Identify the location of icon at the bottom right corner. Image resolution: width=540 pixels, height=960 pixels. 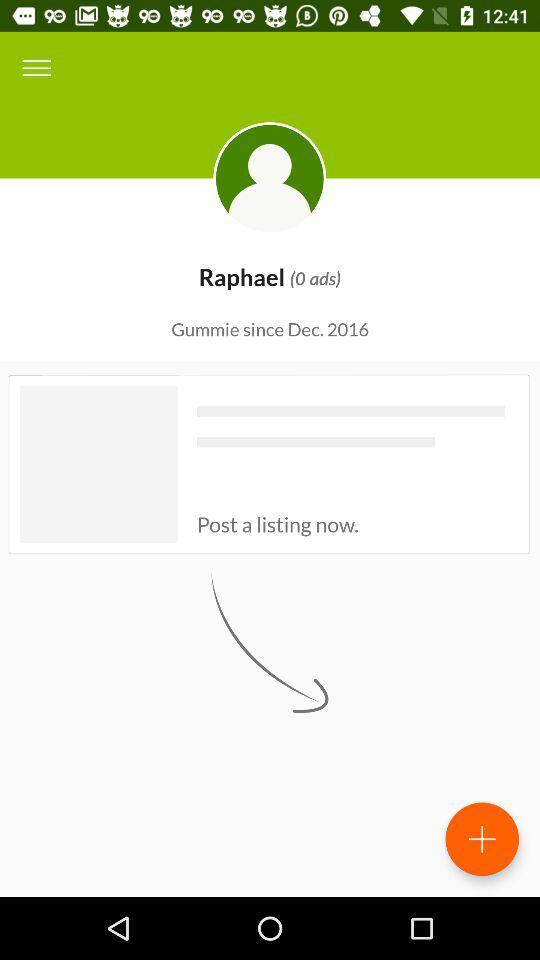
(481, 839).